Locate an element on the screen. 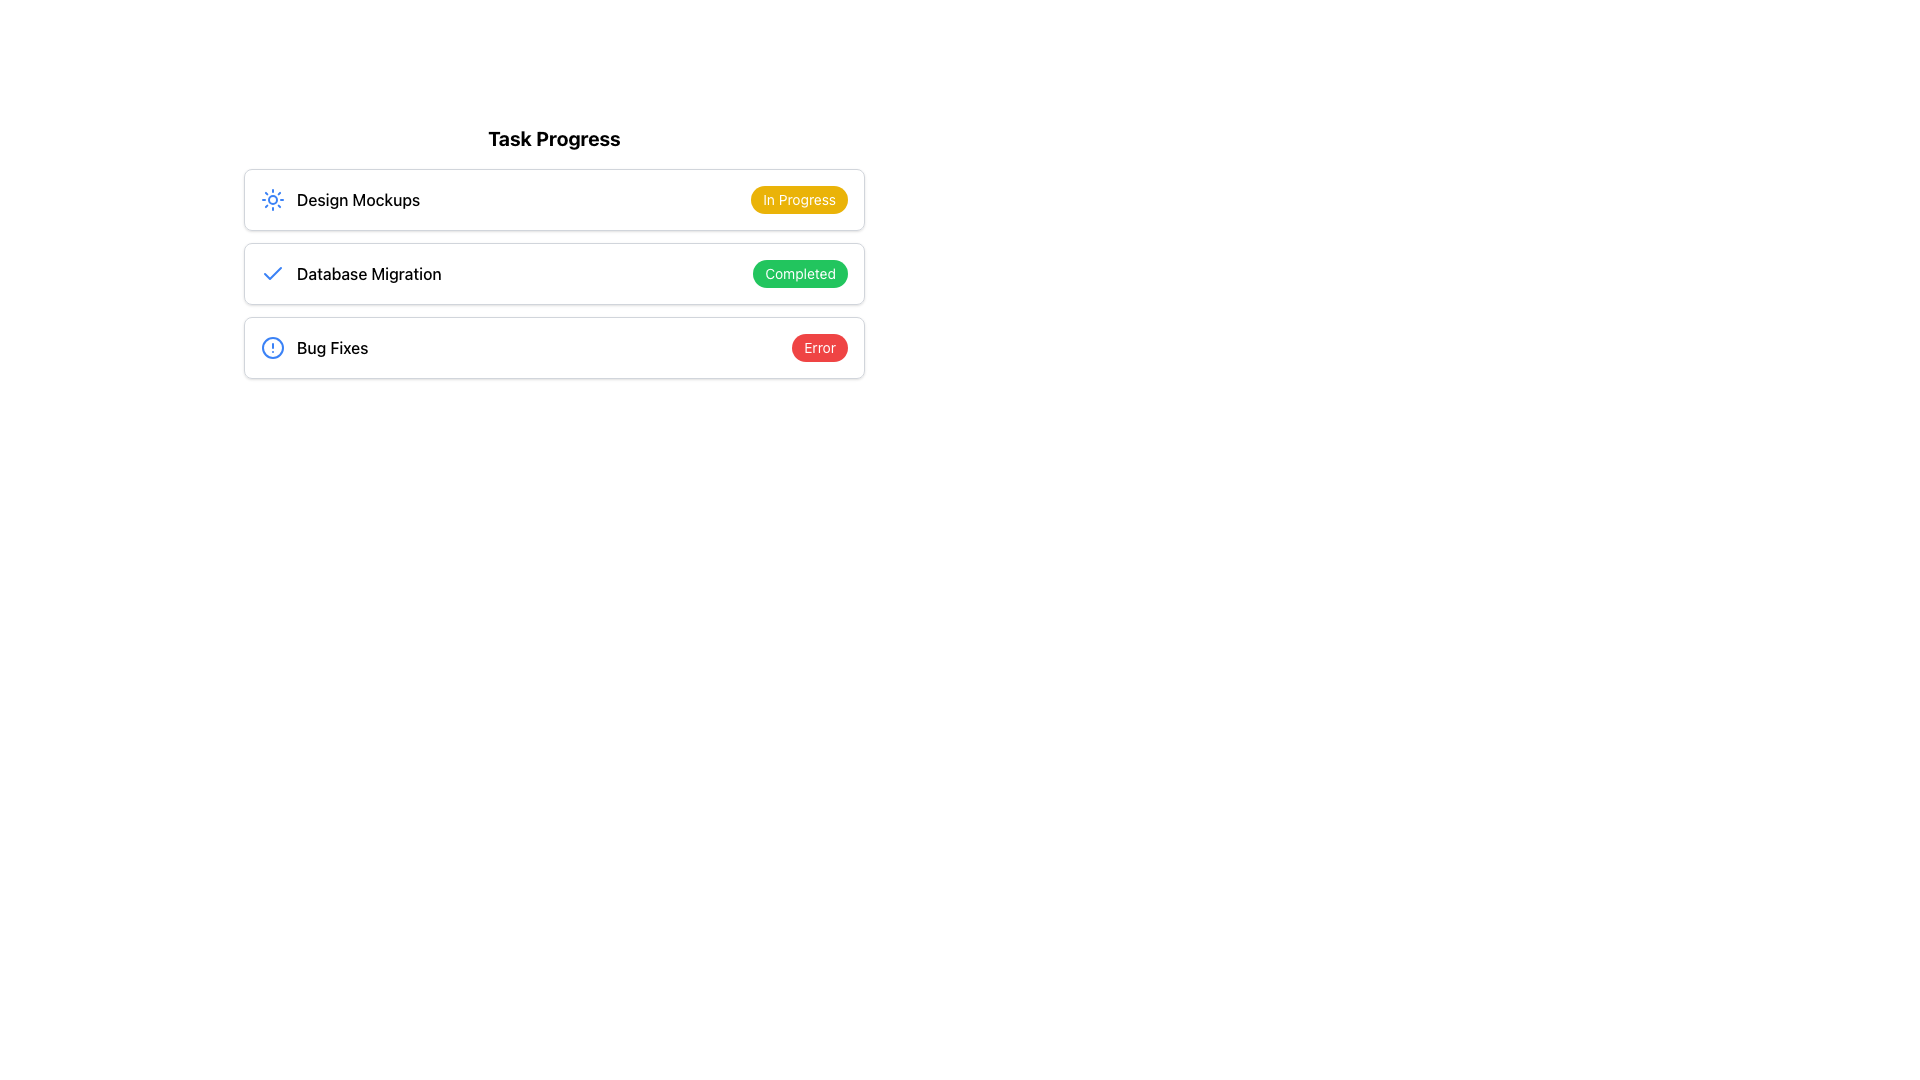 The image size is (1920, 1080). the completed task card for 'Database Migration' in the task progress tracker is located at coordinates (554, 273).